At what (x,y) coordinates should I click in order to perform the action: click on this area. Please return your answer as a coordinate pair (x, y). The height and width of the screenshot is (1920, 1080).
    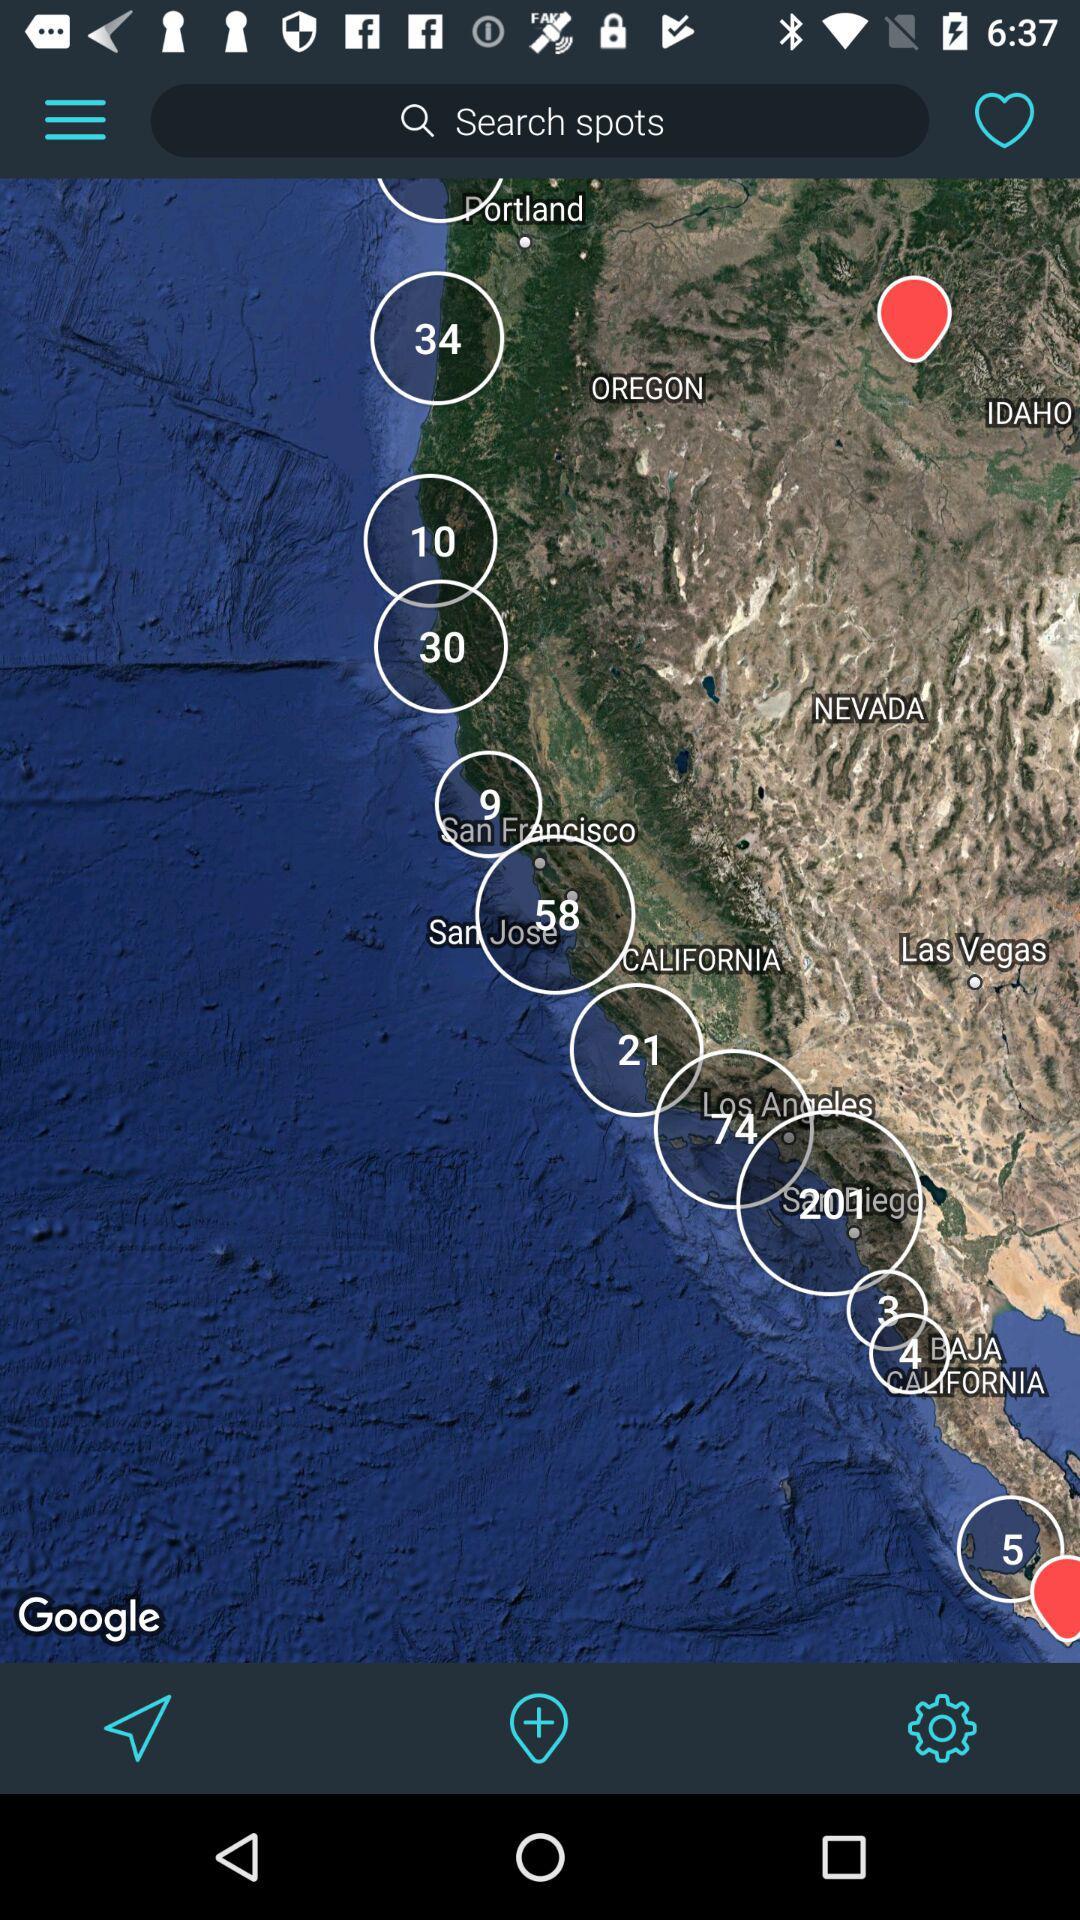
    Looking at the image, I should click on (1004, 119).